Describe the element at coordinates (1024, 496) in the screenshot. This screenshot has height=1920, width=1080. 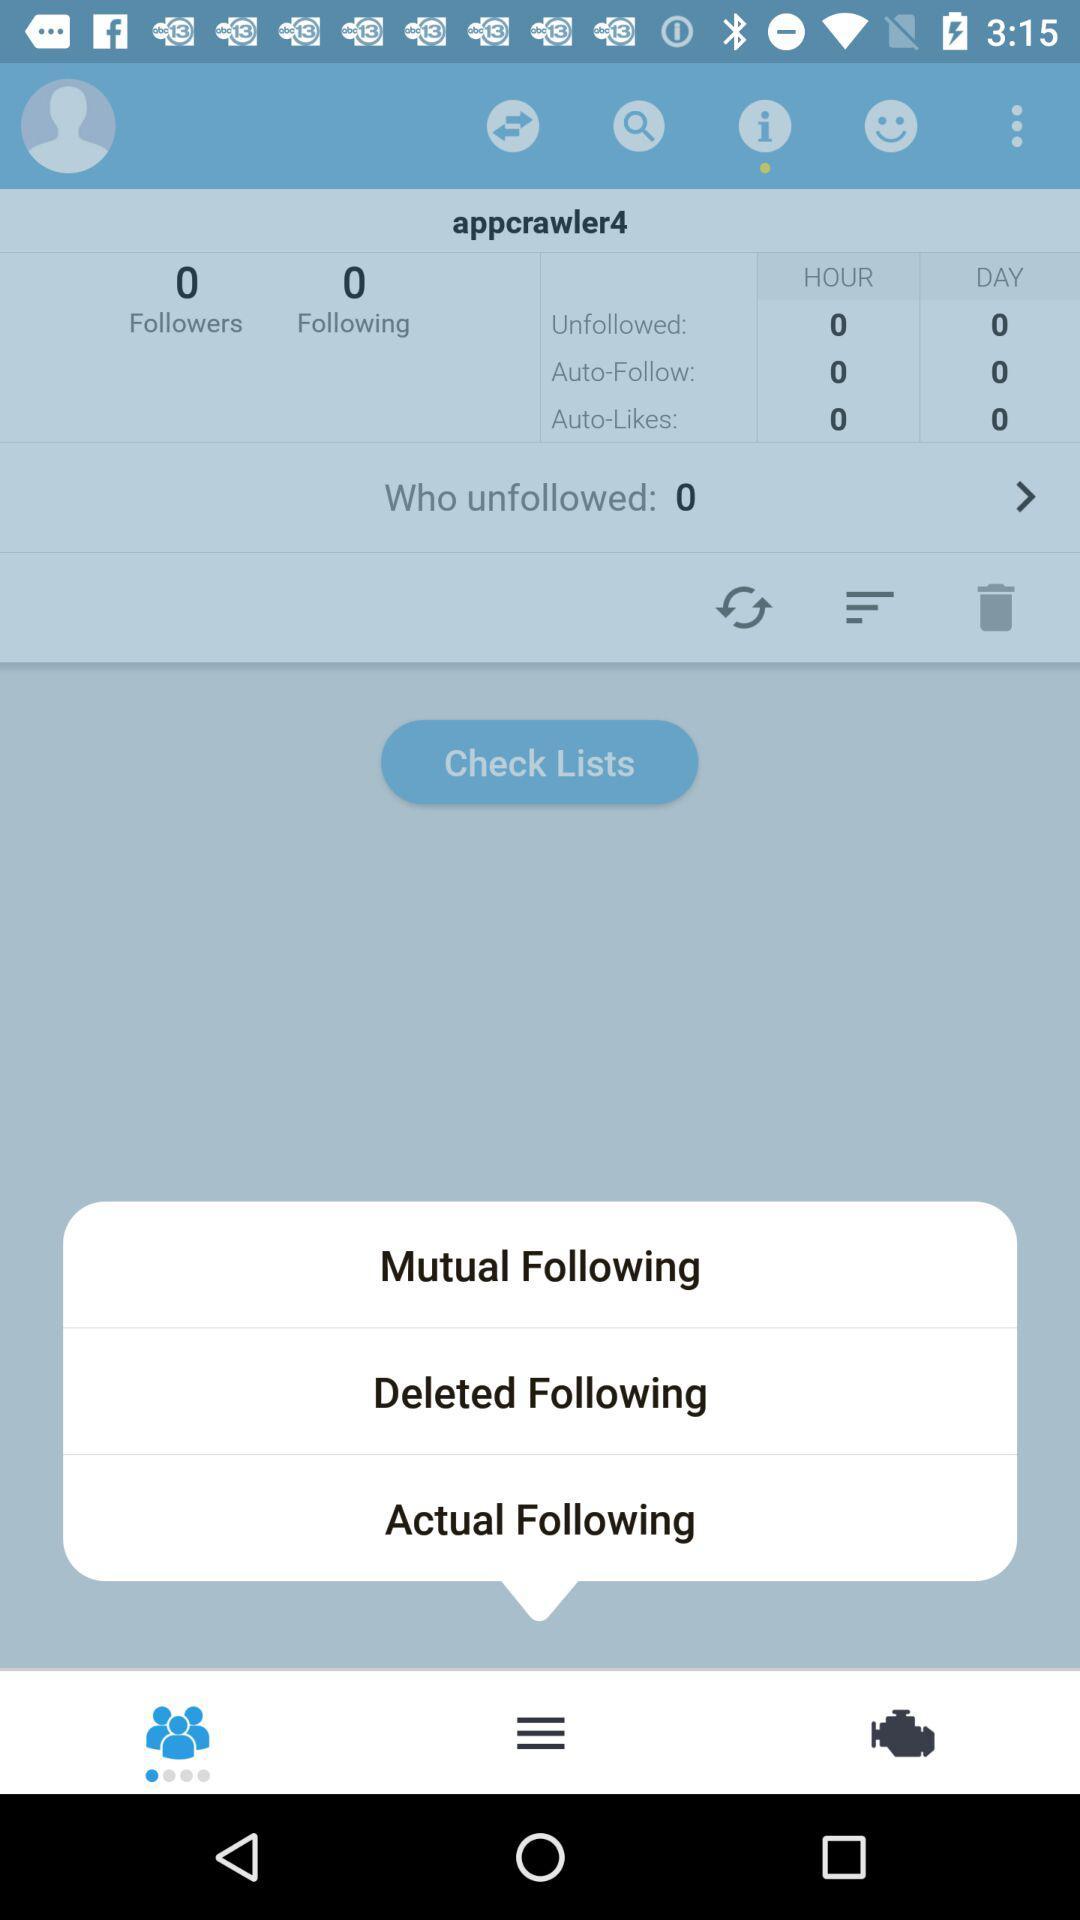
I see `the item next to the who unfollowed:  0 icon` at that location.